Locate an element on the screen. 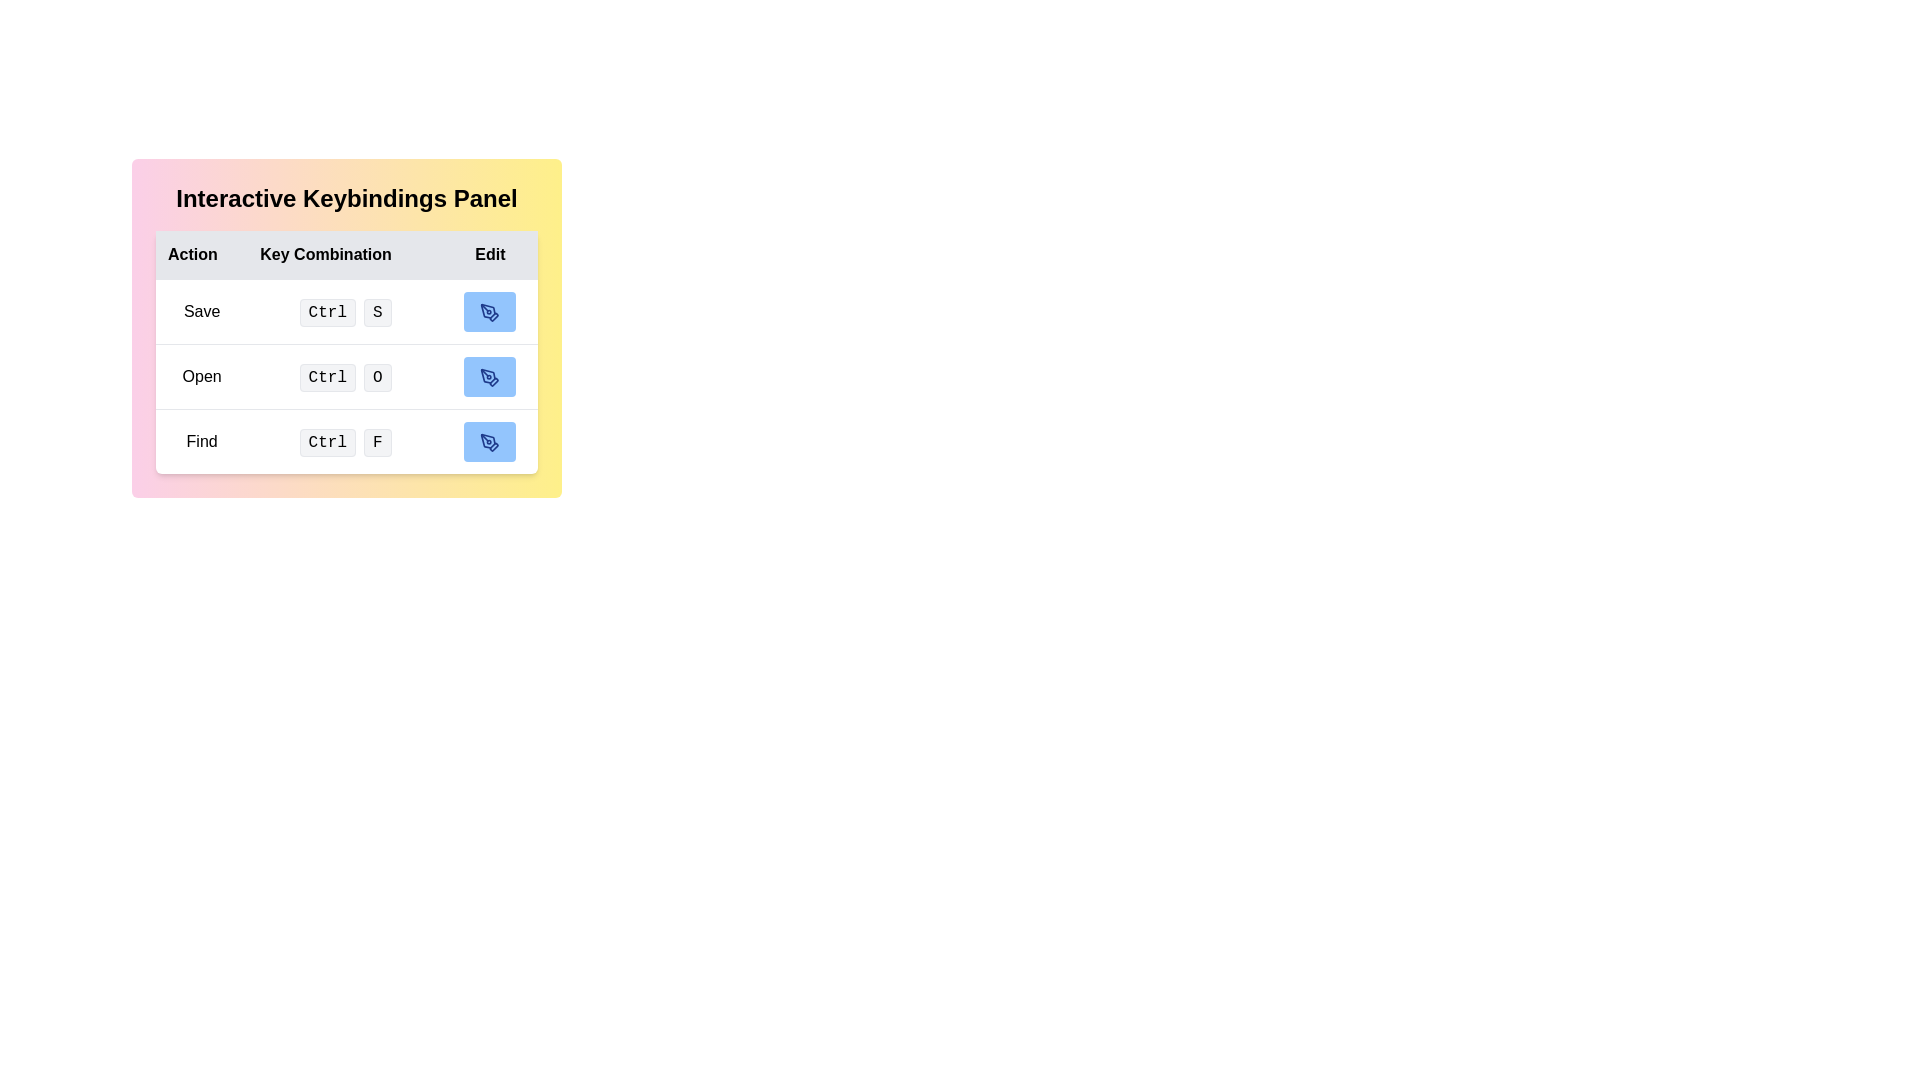  the text label displaying 'Key Combination' in bold black font, located in the center column of a three-column header above a table is located at coordinates (345, 254).